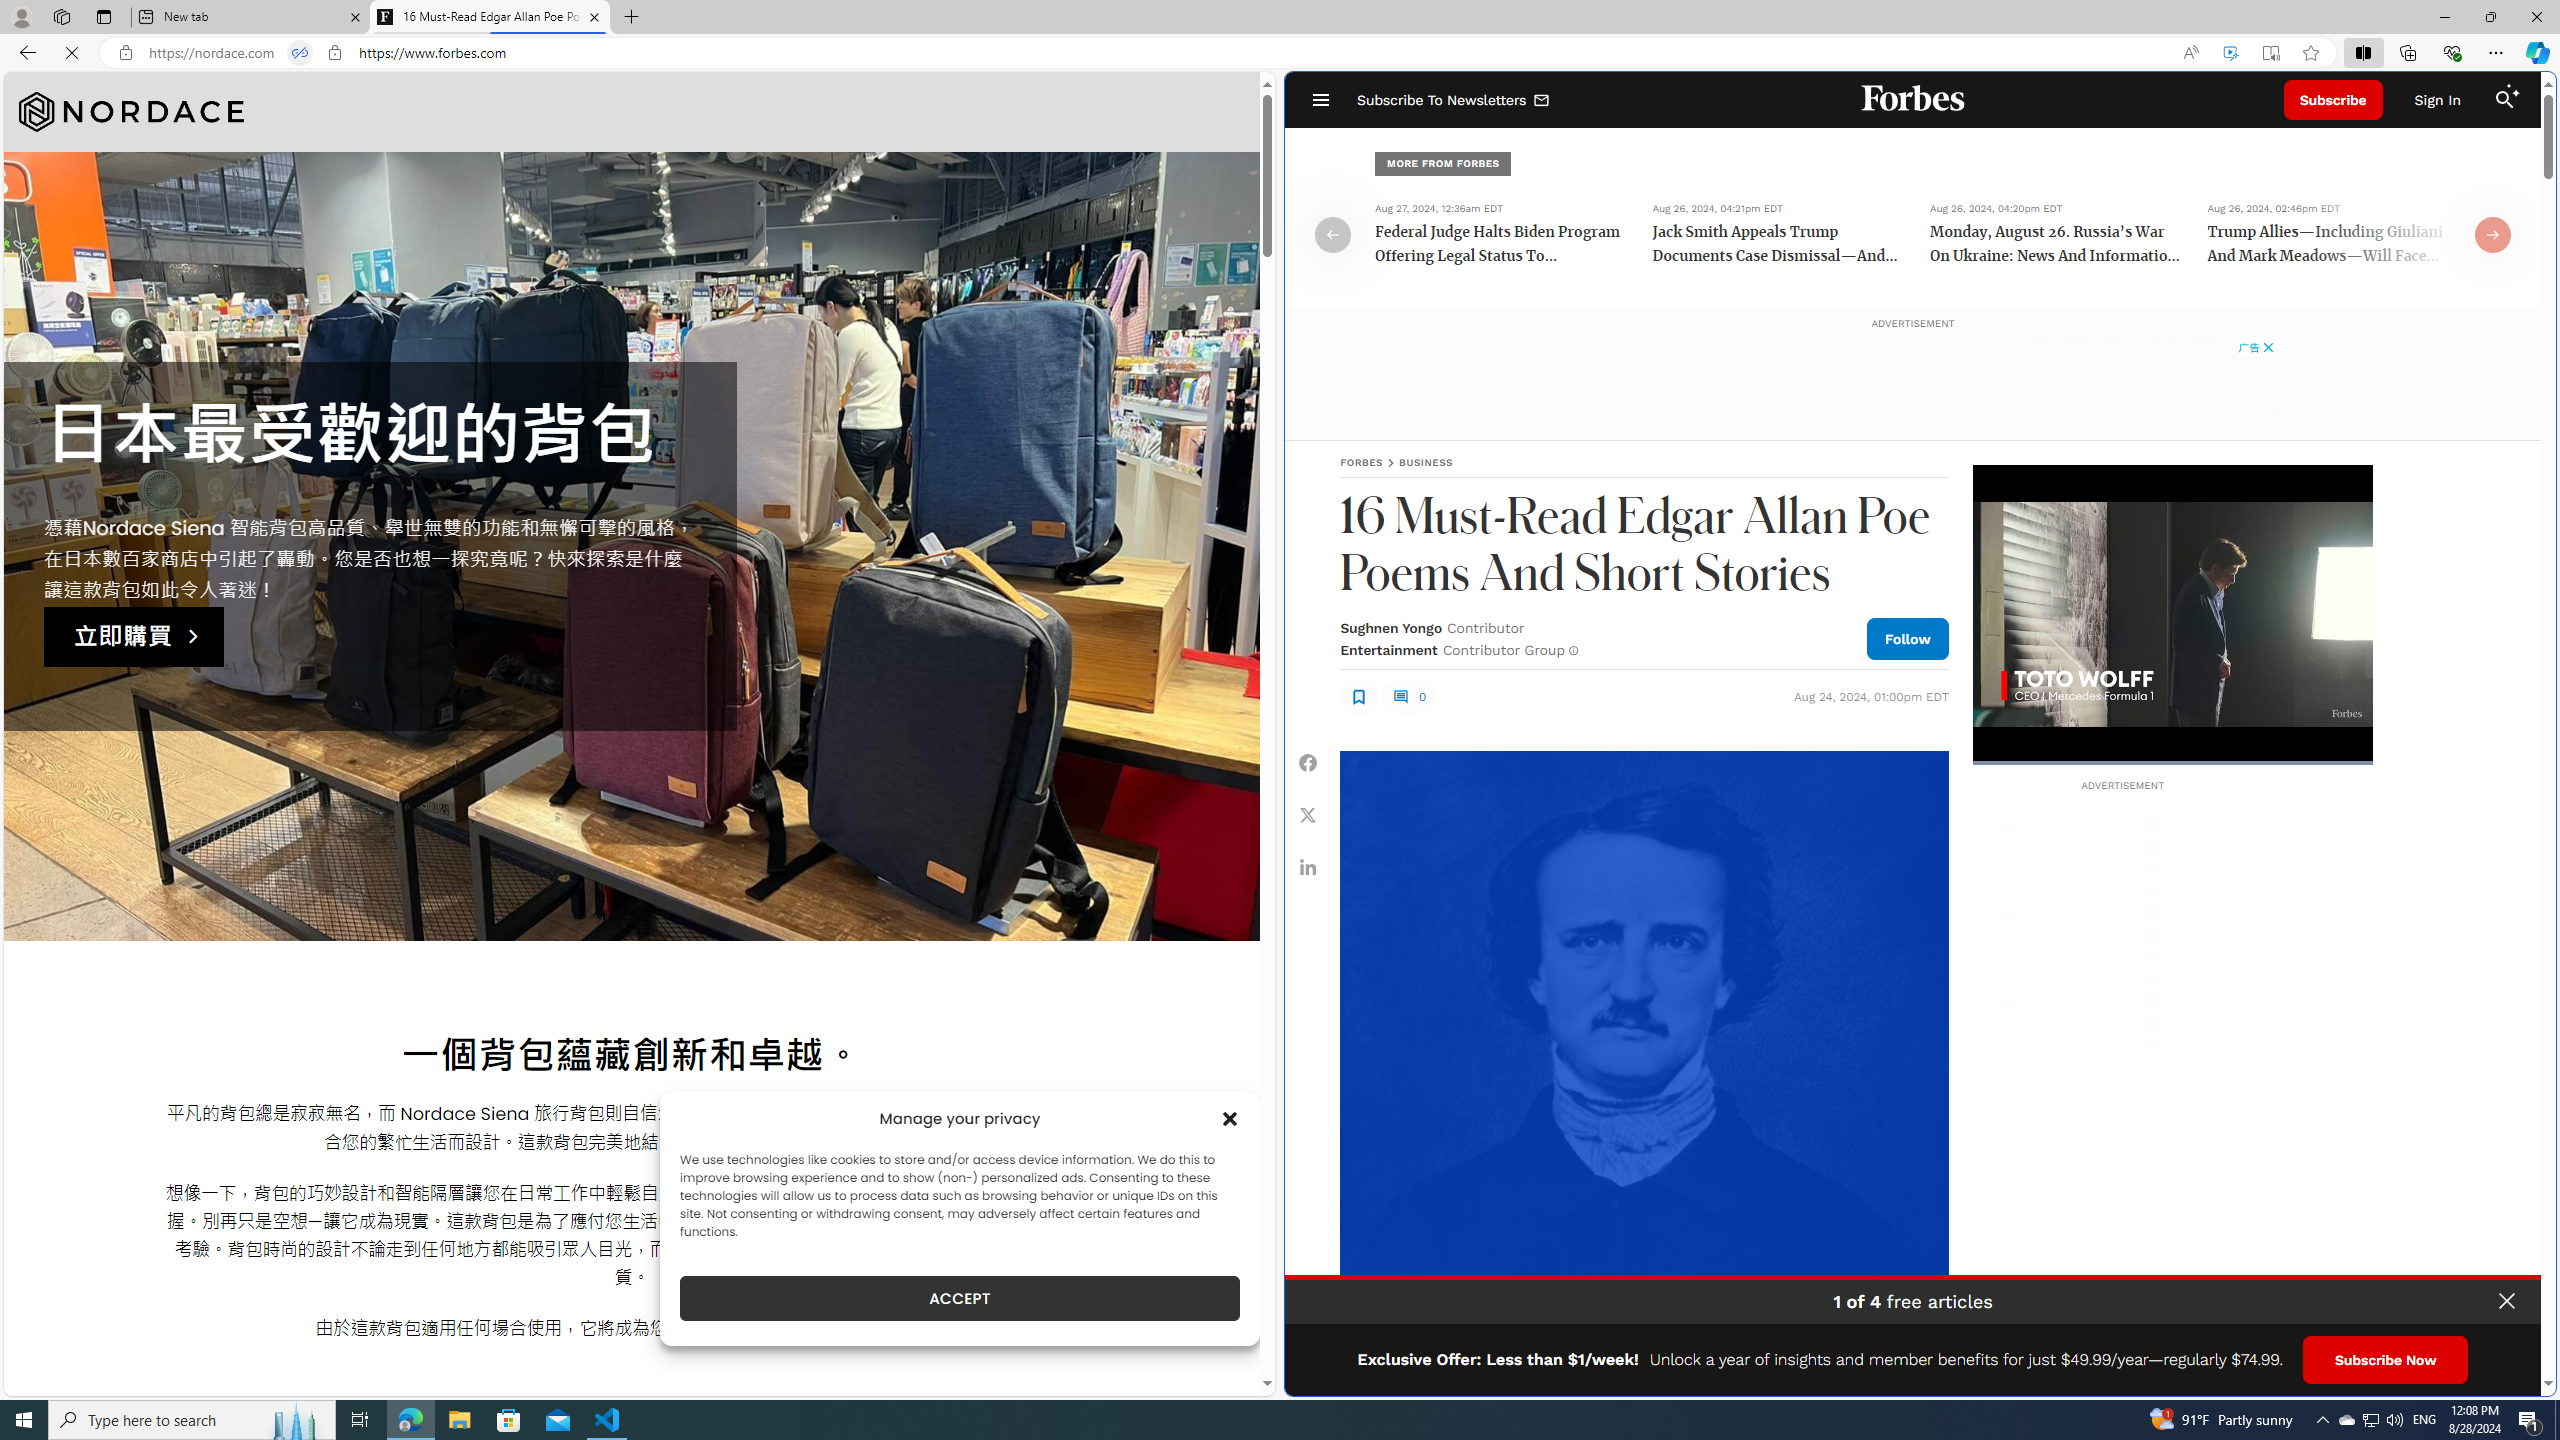 This screenshot has width=2560, height=1440. What do you see at coordinates (1332, 233) in the screenshot?
I see `'Class: fs-icon fs-icon--arrow-left'` at bounding box center [1332, 233].